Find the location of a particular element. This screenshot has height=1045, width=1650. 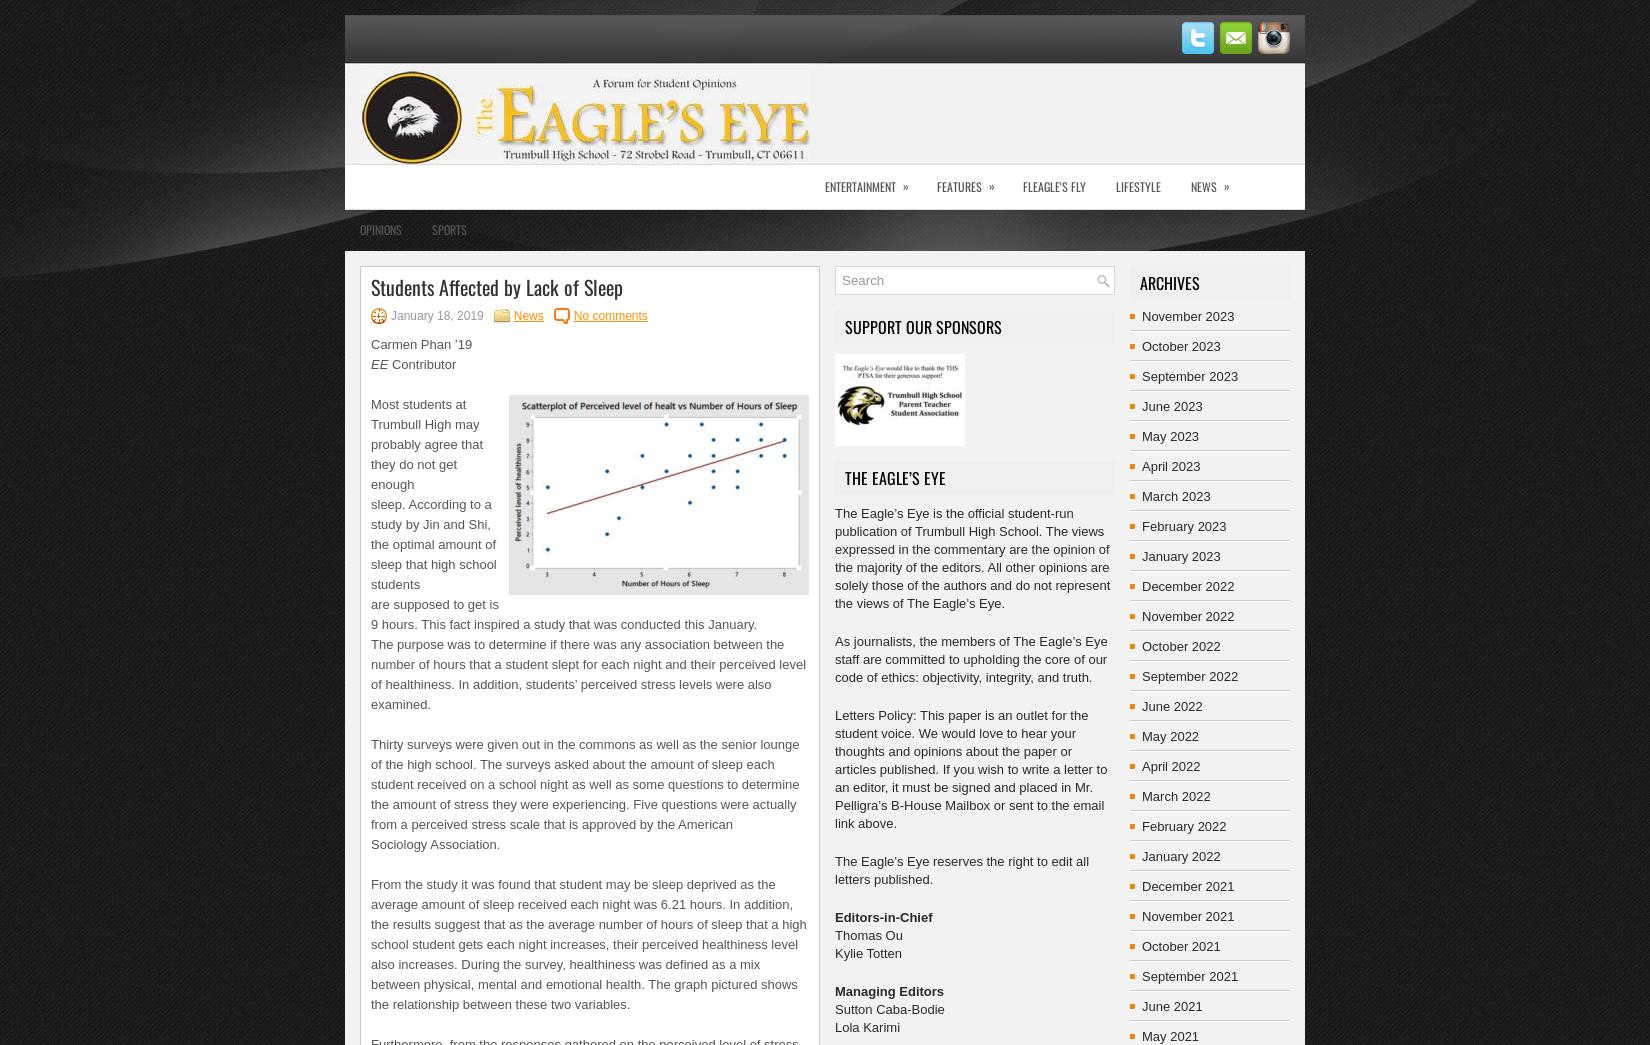

'January 2022' is located at coordinates (1141, 855).